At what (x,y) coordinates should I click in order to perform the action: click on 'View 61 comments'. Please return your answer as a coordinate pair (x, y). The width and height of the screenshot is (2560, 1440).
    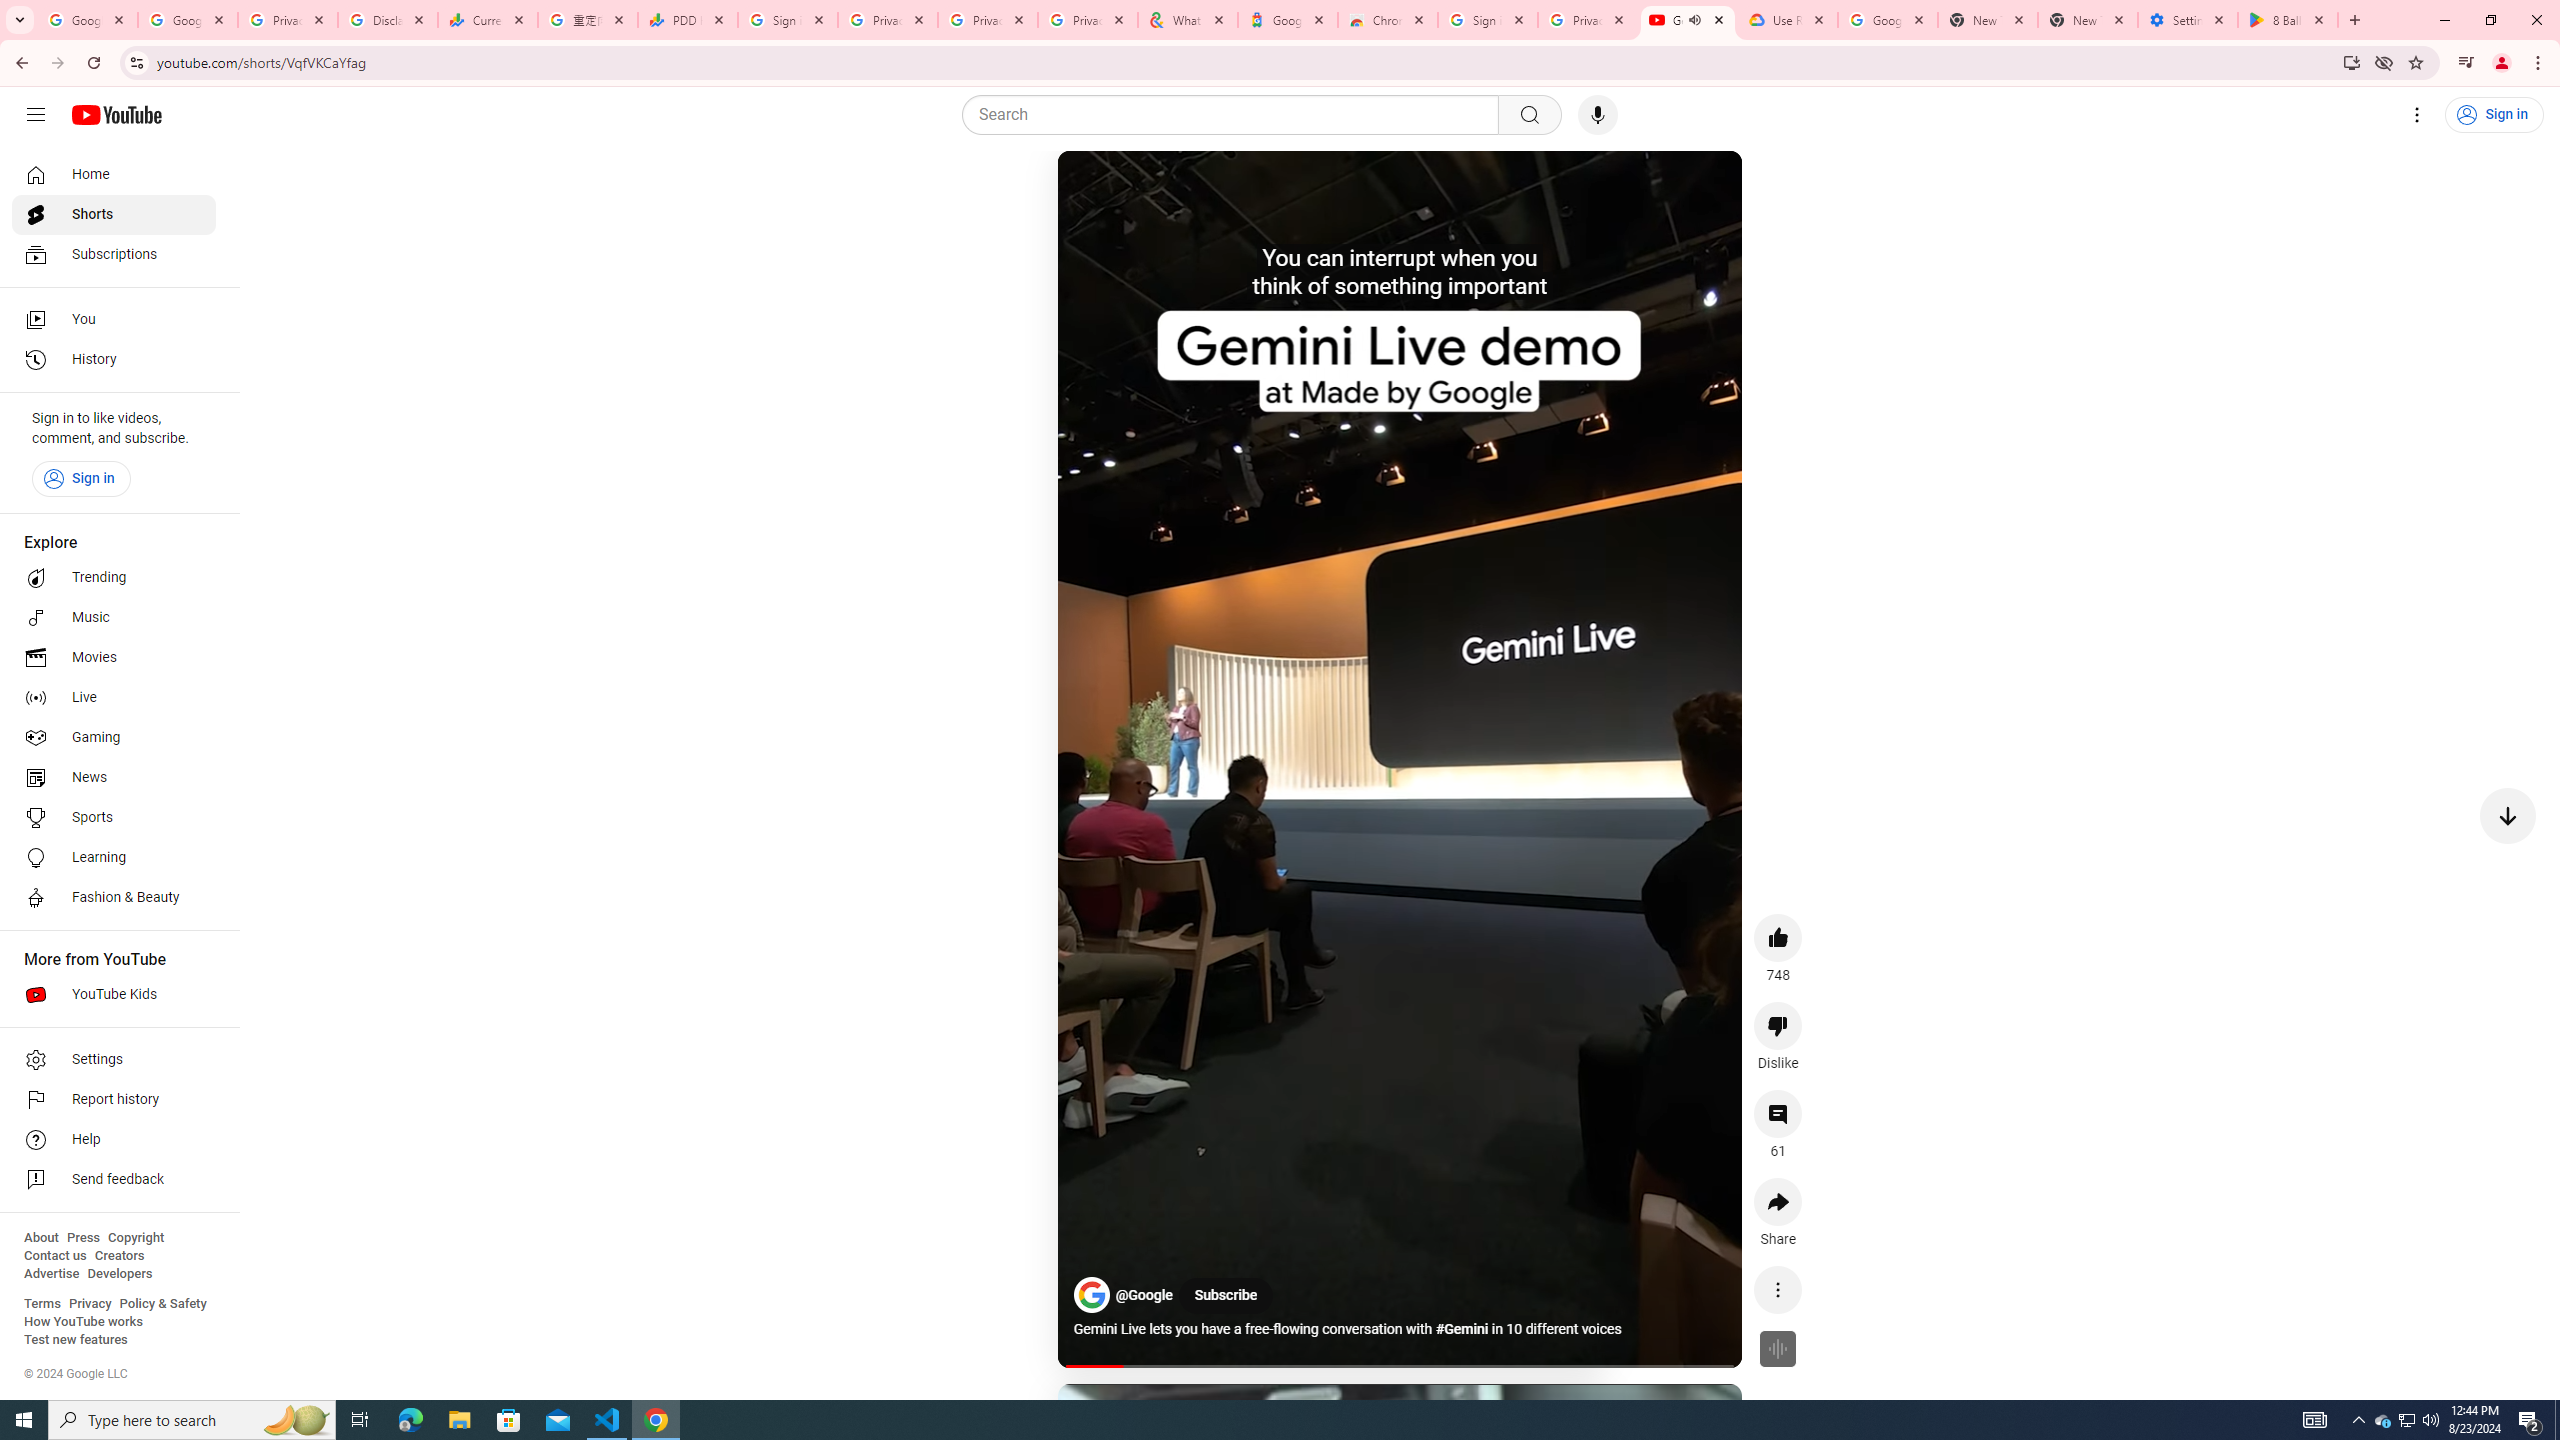
    Looking at the image, I should click on (1777, 1112).